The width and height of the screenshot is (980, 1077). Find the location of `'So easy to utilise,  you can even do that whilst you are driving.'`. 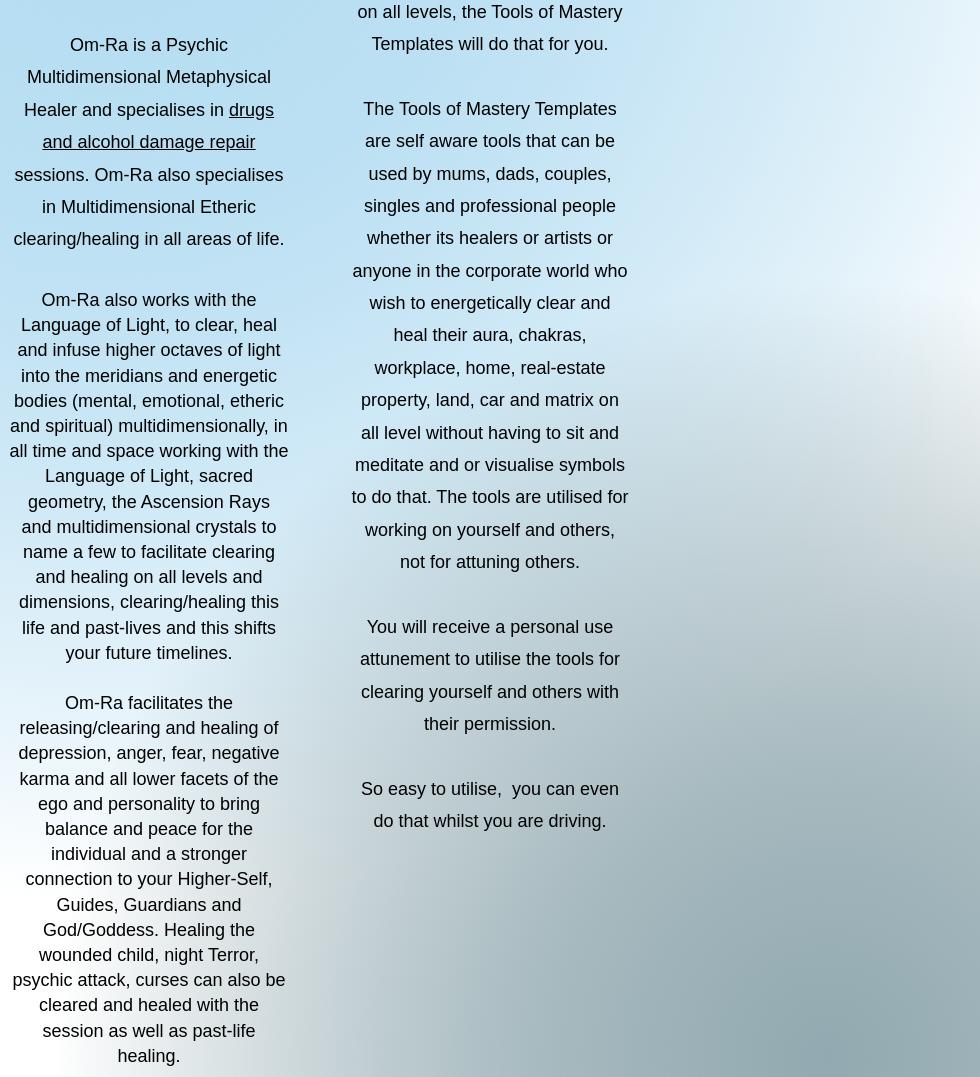

'So easy to utilise,  you can even do that whilst you are driving.' is located at coordinates (489, 804).